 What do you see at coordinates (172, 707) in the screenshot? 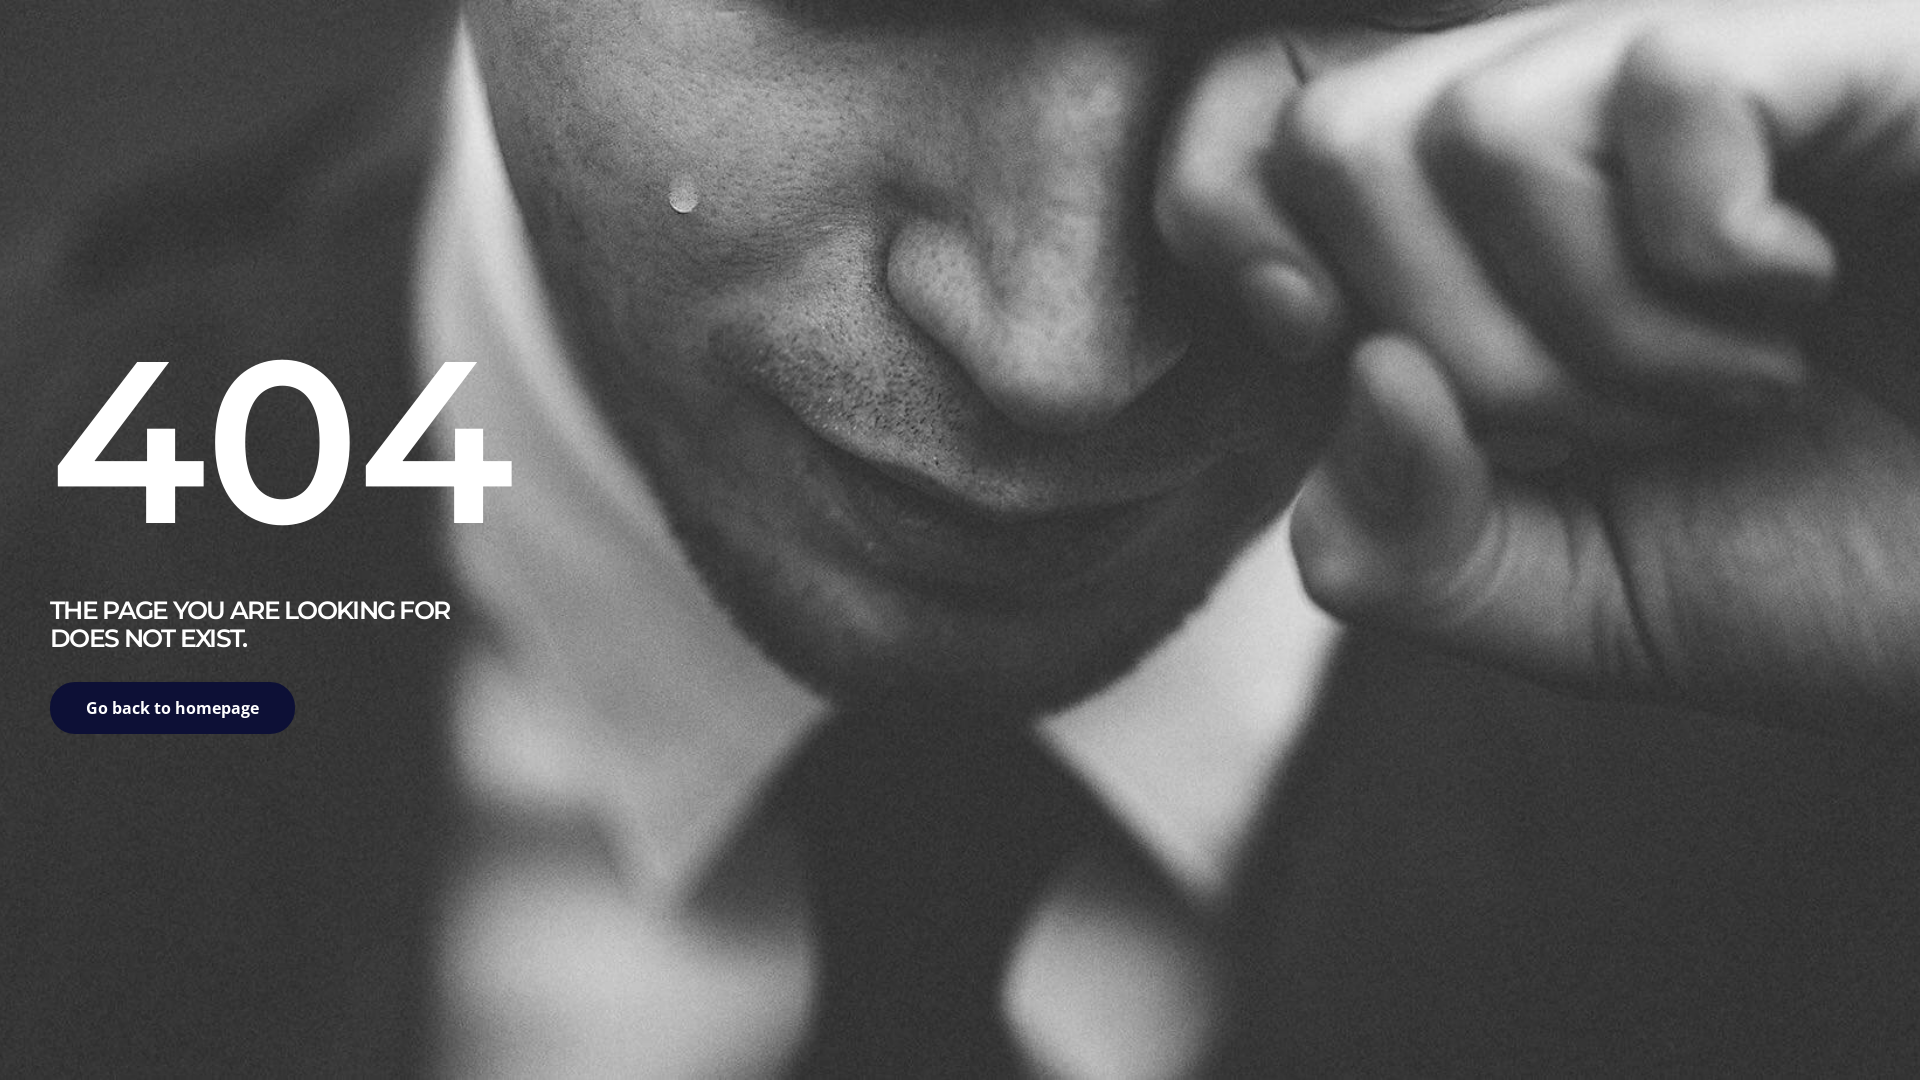
I see `'Go back to homepage'` at bounding box center [172, 707].